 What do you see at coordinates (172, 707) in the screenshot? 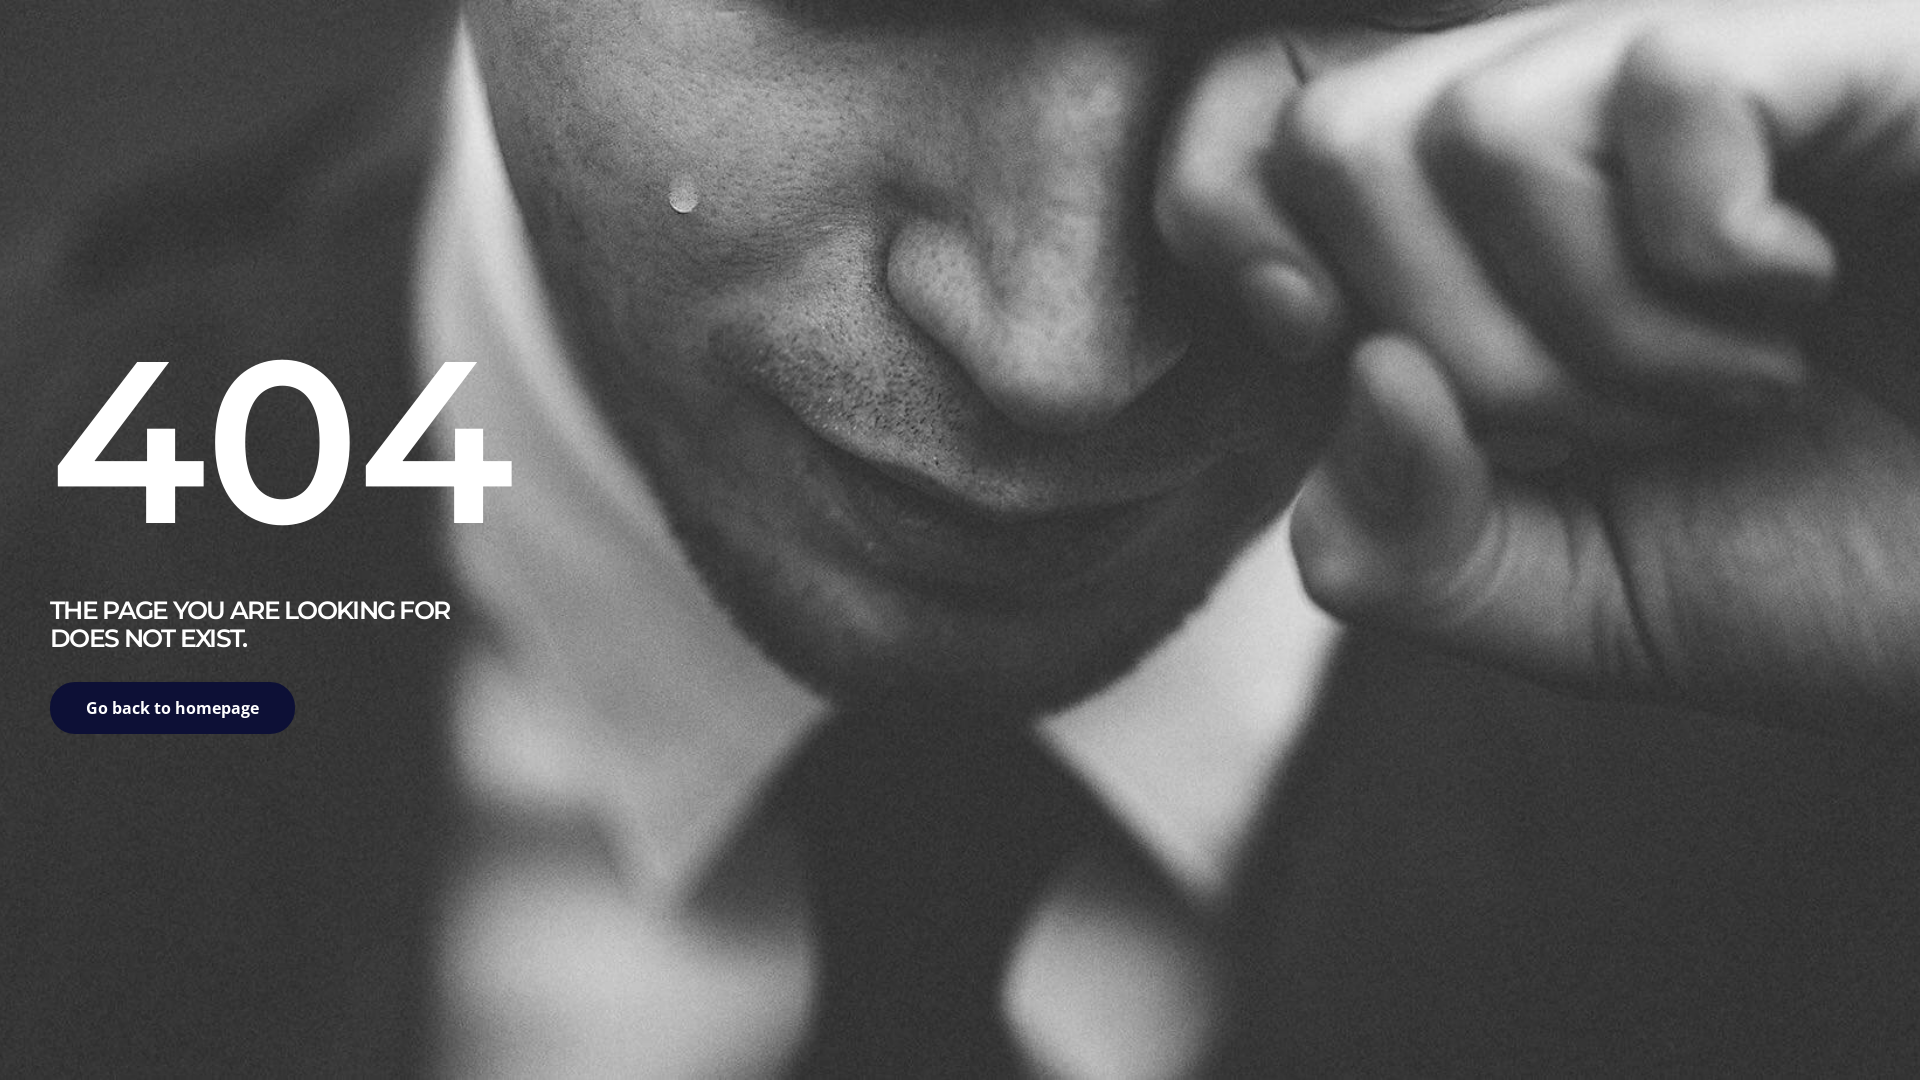
I see `'Go back to homepage'` at bounding box center [172, 707].